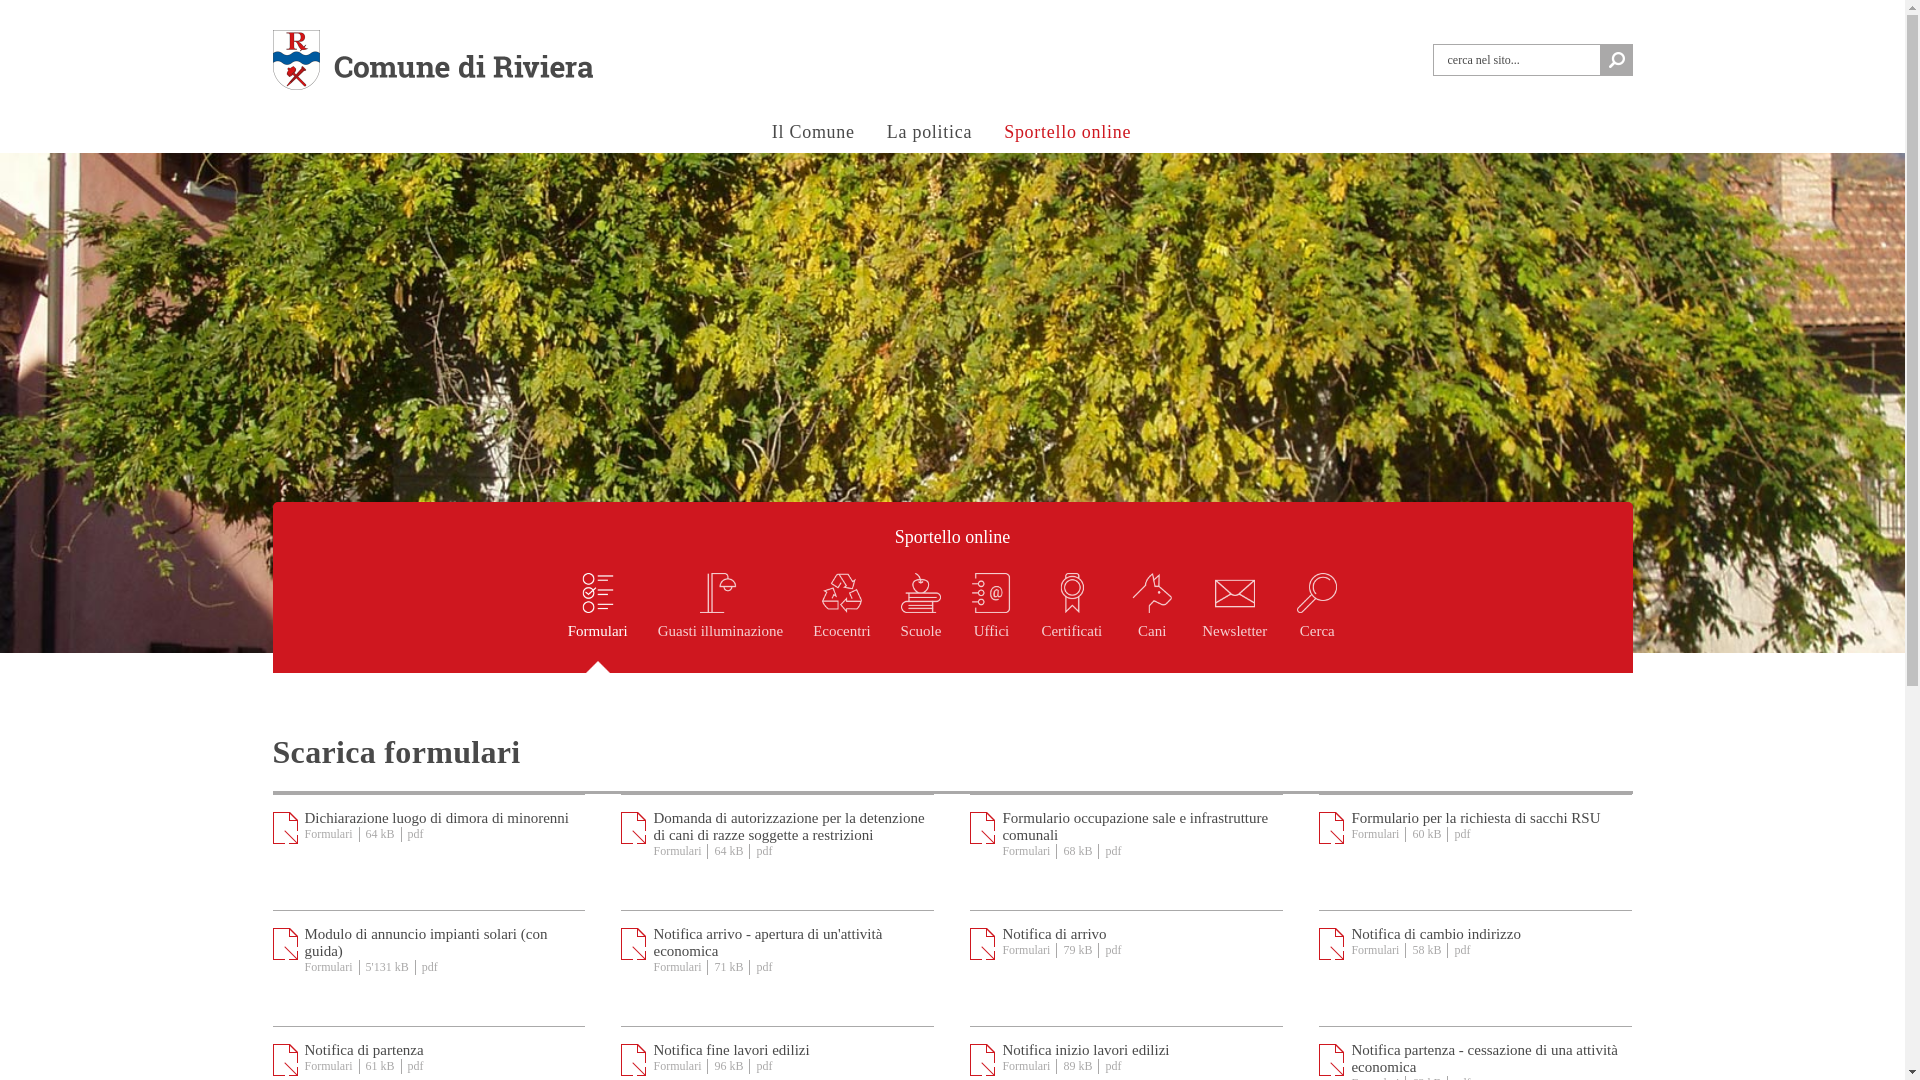 This screenshot has height=1080, width=1920. I want to click on 'Il Comune', so click(813, 133).